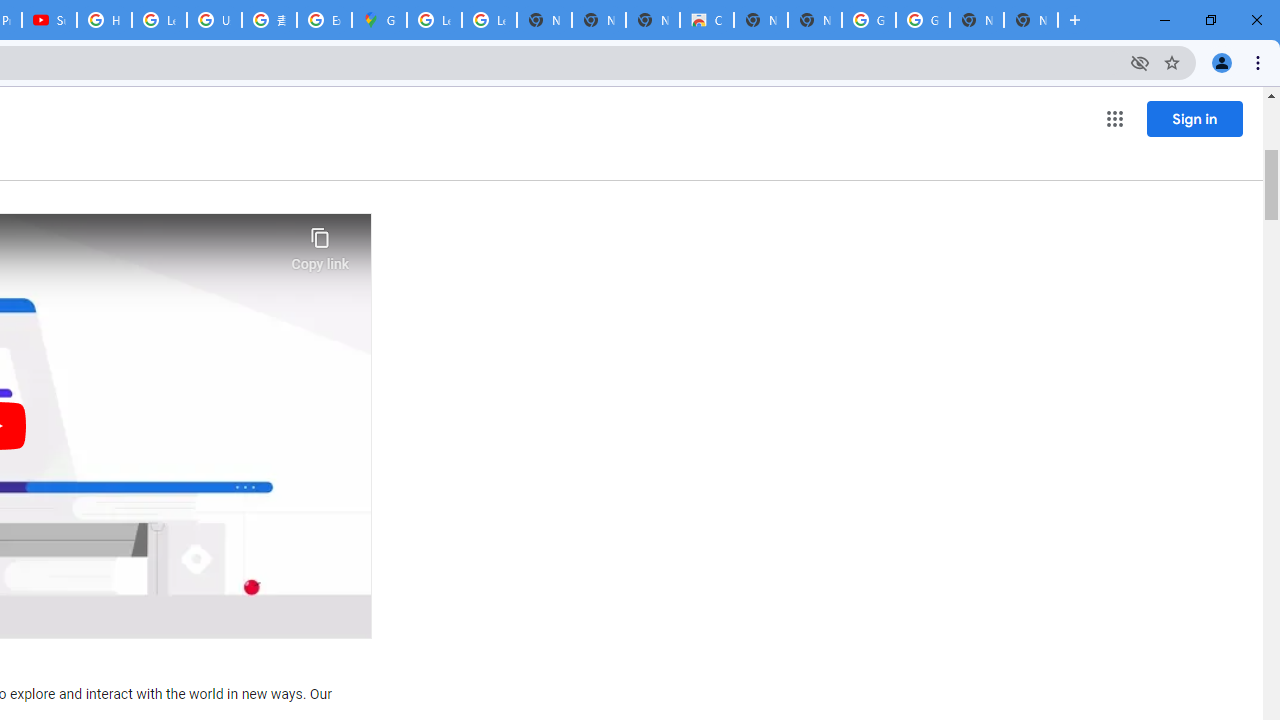 This screenshot has height=720, width=1280. Describe the element at coordinates (1220, 61) in the screenshot. I see `'You'` at that location.